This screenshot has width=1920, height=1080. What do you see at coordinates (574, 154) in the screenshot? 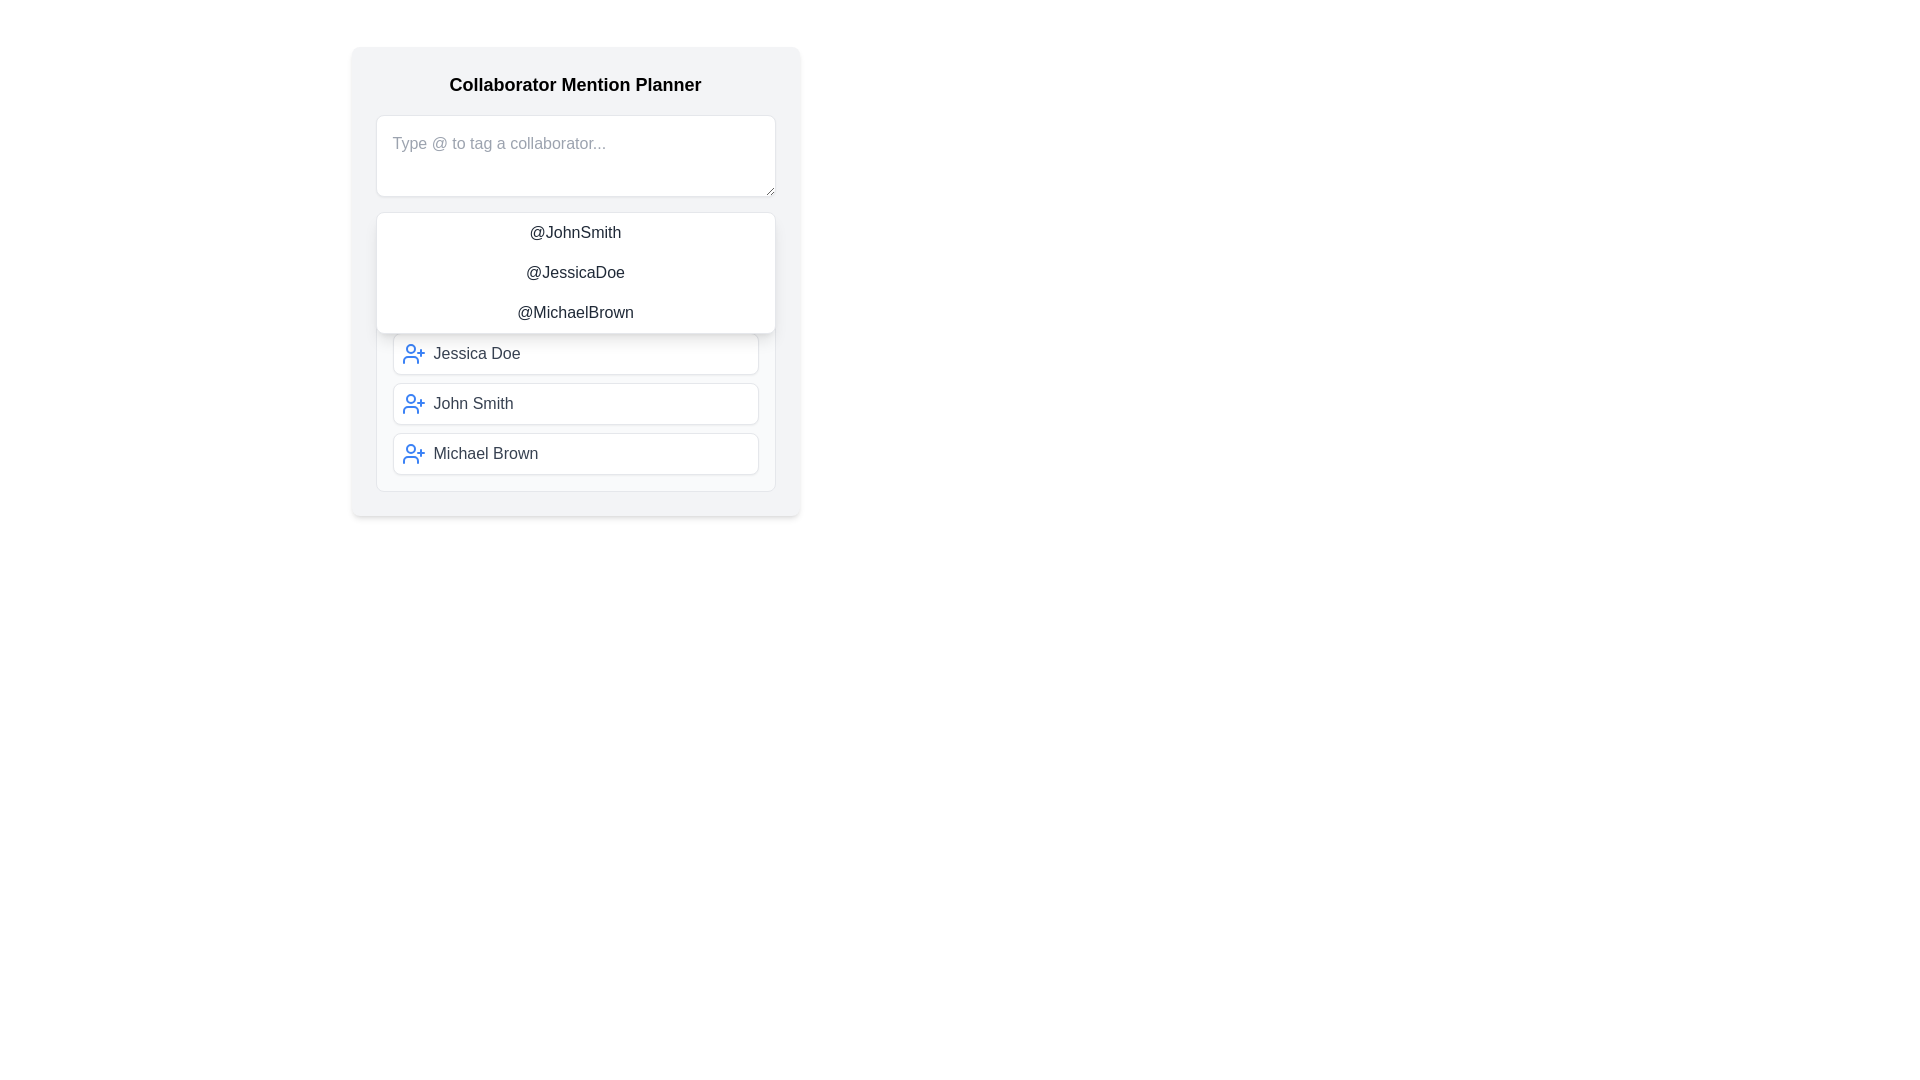
I see `the text input field with a white background and grey placeholder text that reads 'Type @ to tag a collaborator...'` at bounding box center [574, 154].